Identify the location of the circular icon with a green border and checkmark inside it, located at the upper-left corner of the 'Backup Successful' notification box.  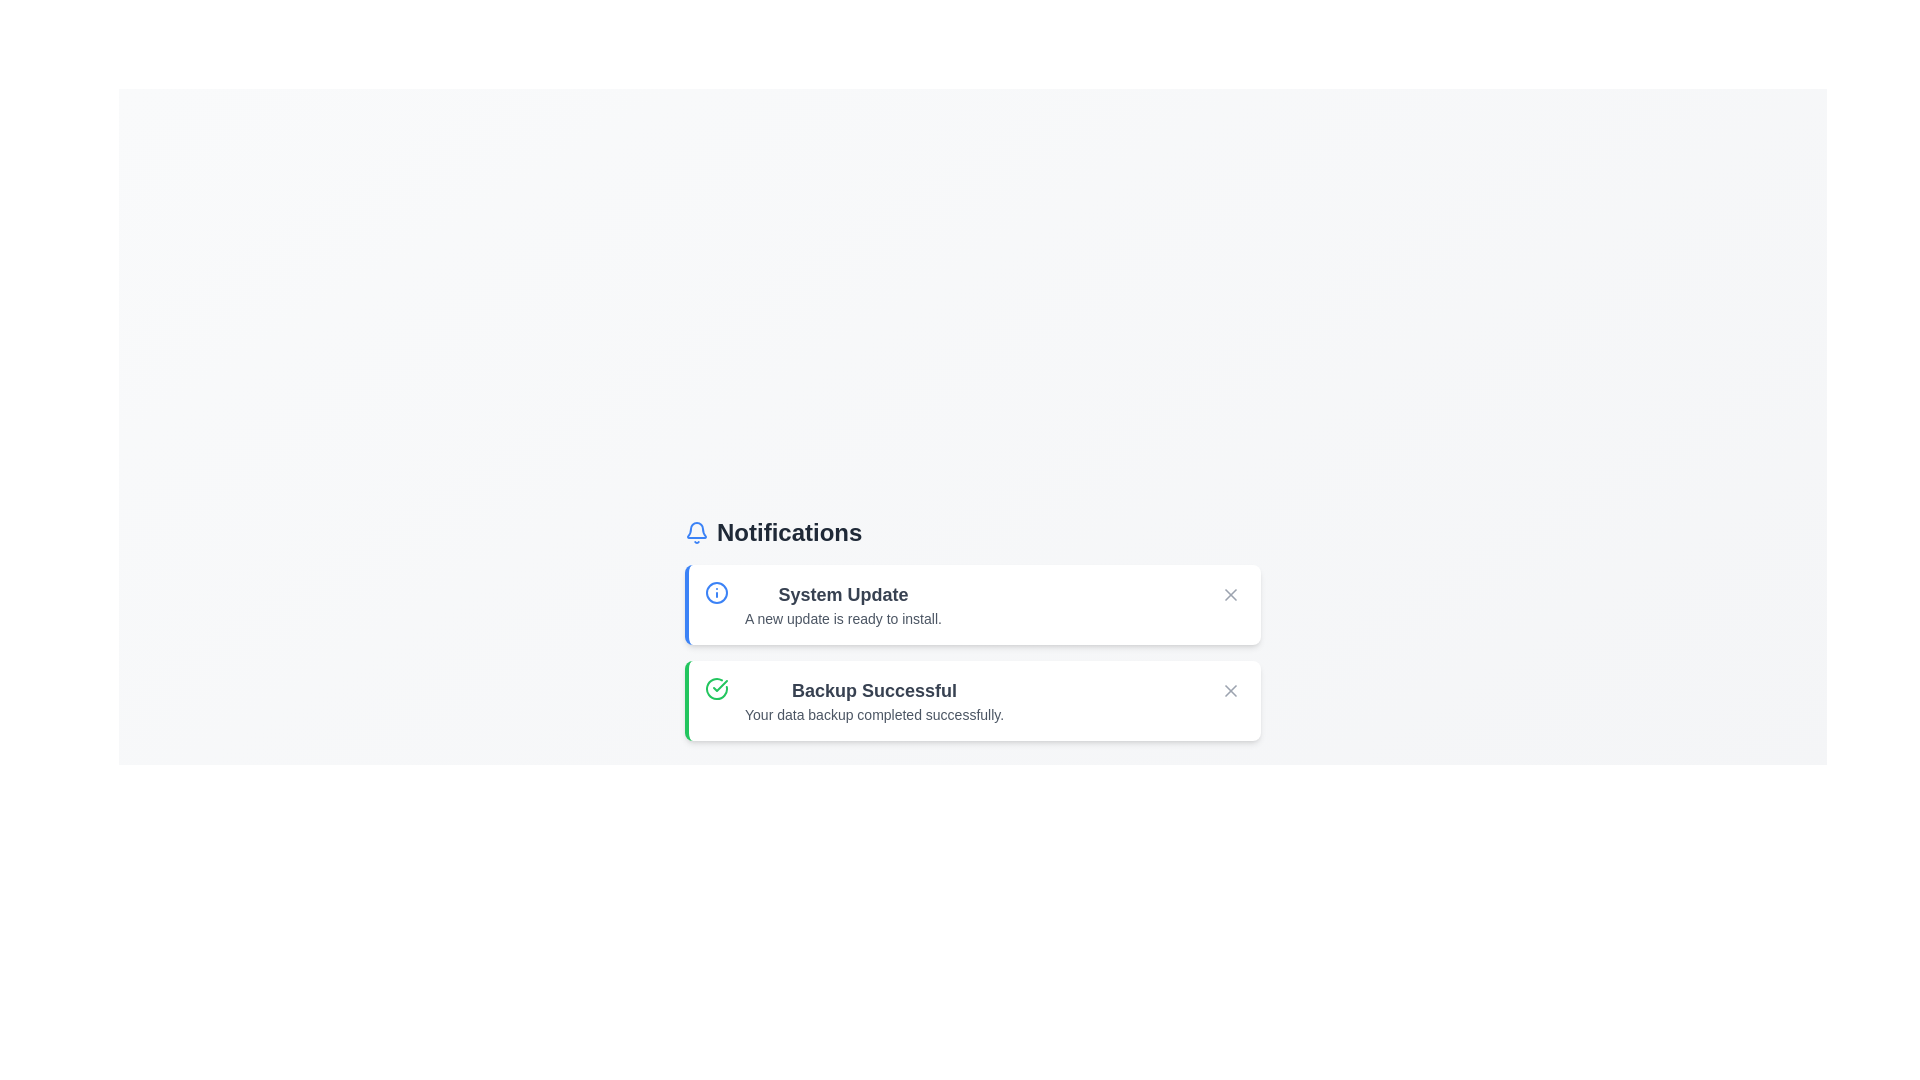
(716, 688).